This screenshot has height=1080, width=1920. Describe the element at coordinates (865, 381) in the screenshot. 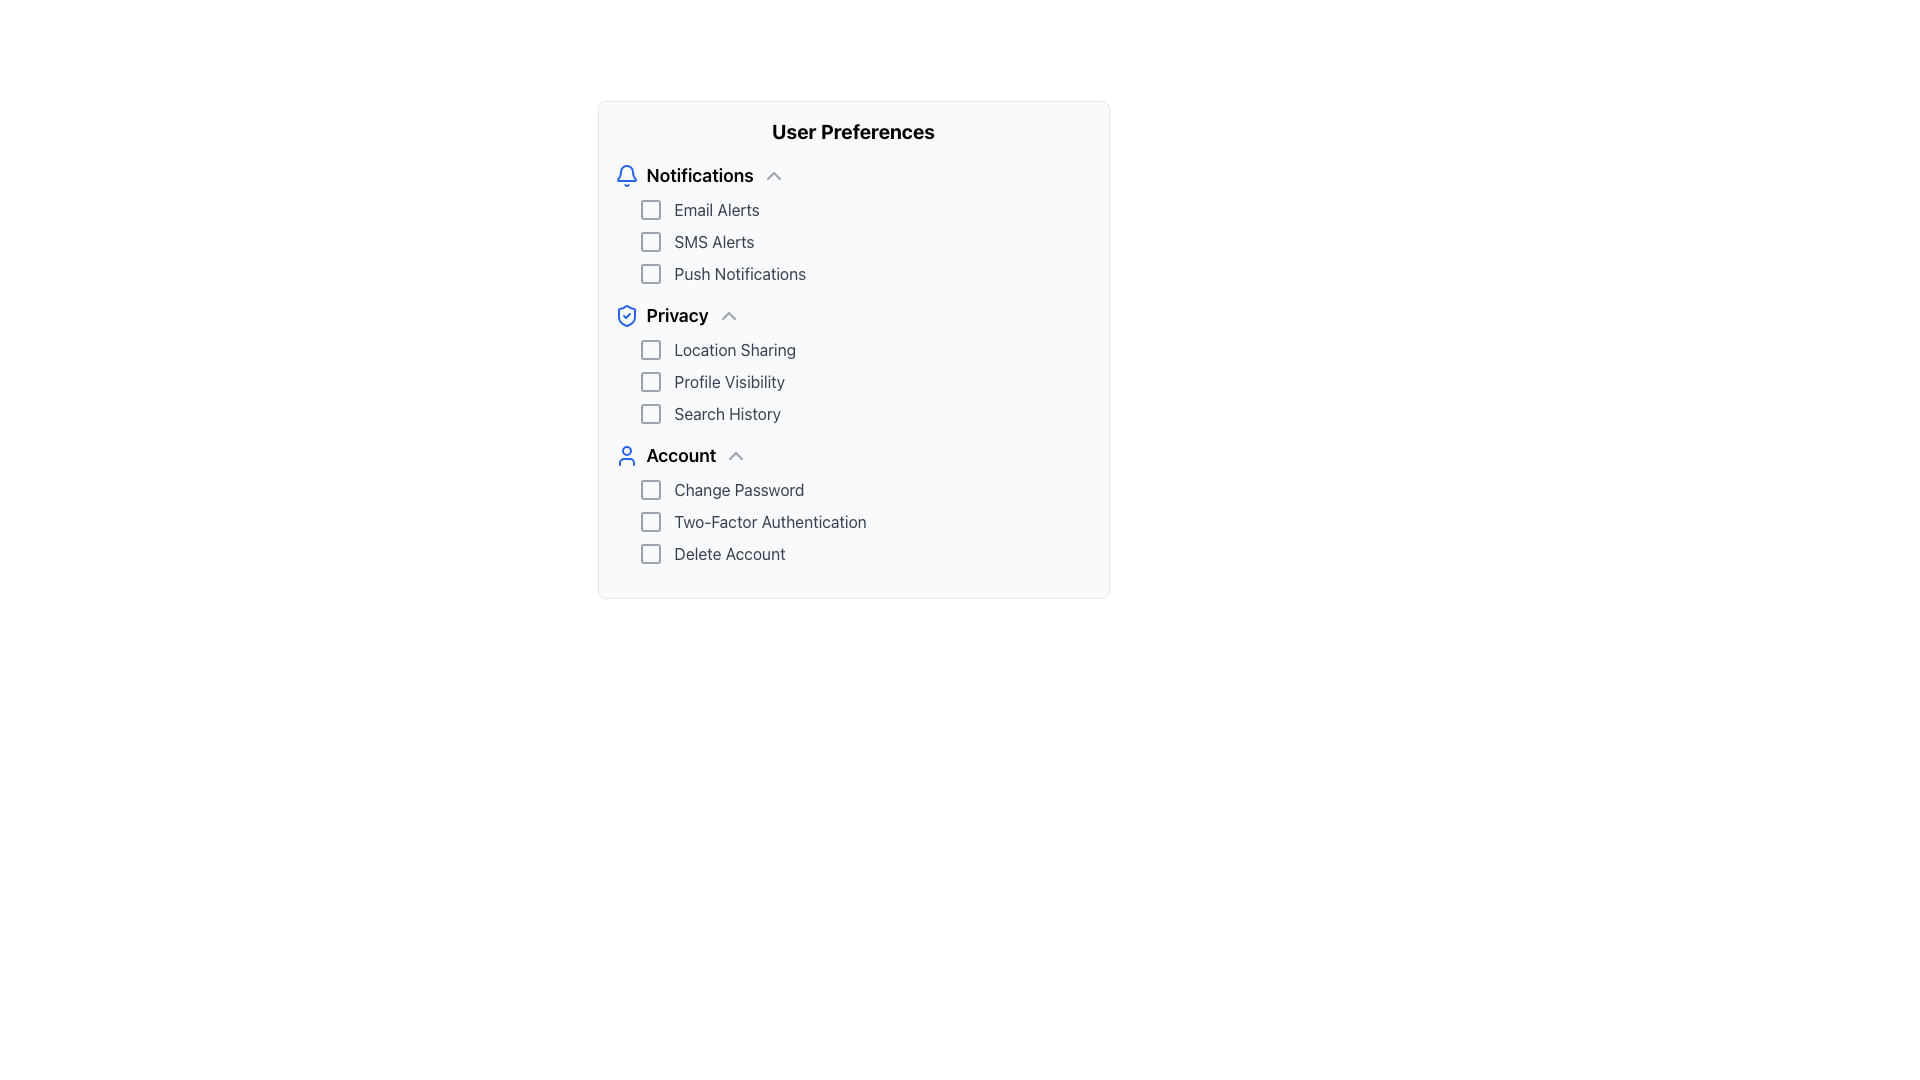

I see `the checkbox associated with the option` at that location.